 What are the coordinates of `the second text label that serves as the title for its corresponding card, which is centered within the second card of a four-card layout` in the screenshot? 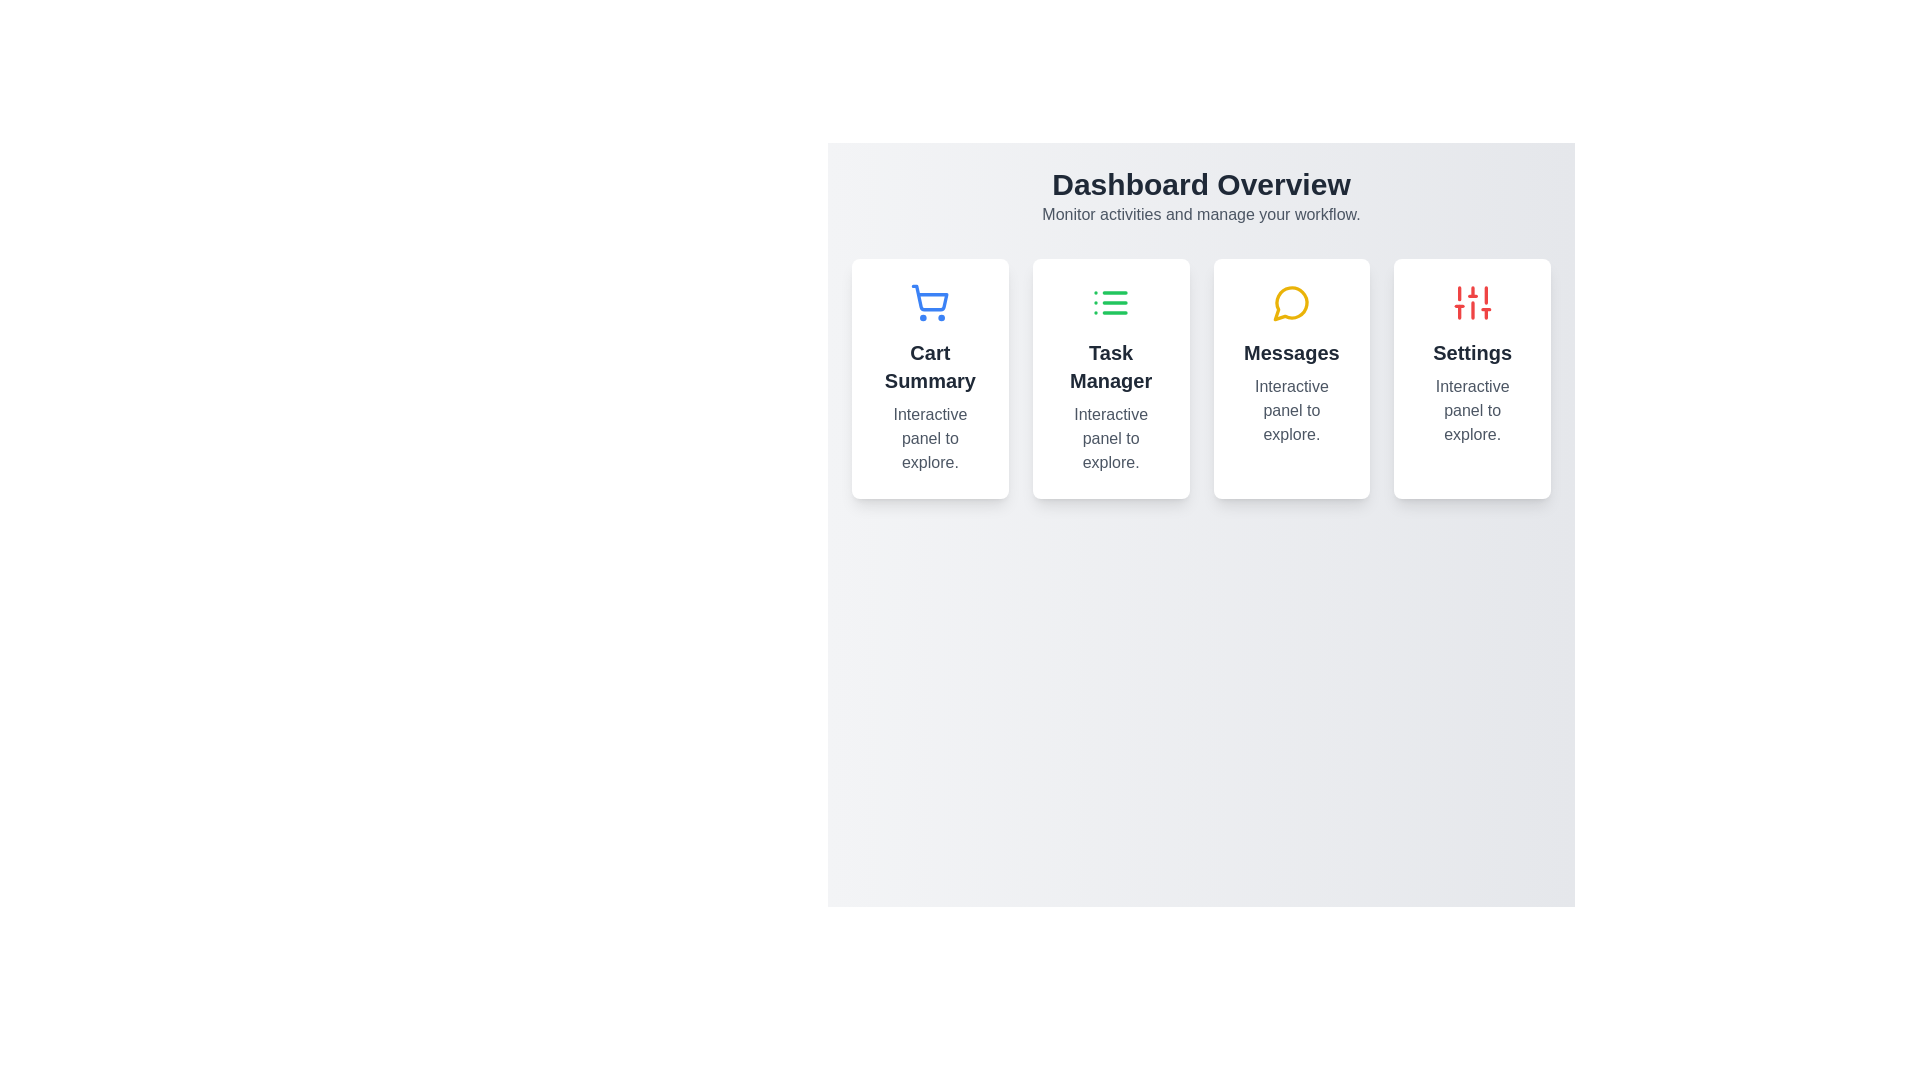 It's located at (1110, 366).